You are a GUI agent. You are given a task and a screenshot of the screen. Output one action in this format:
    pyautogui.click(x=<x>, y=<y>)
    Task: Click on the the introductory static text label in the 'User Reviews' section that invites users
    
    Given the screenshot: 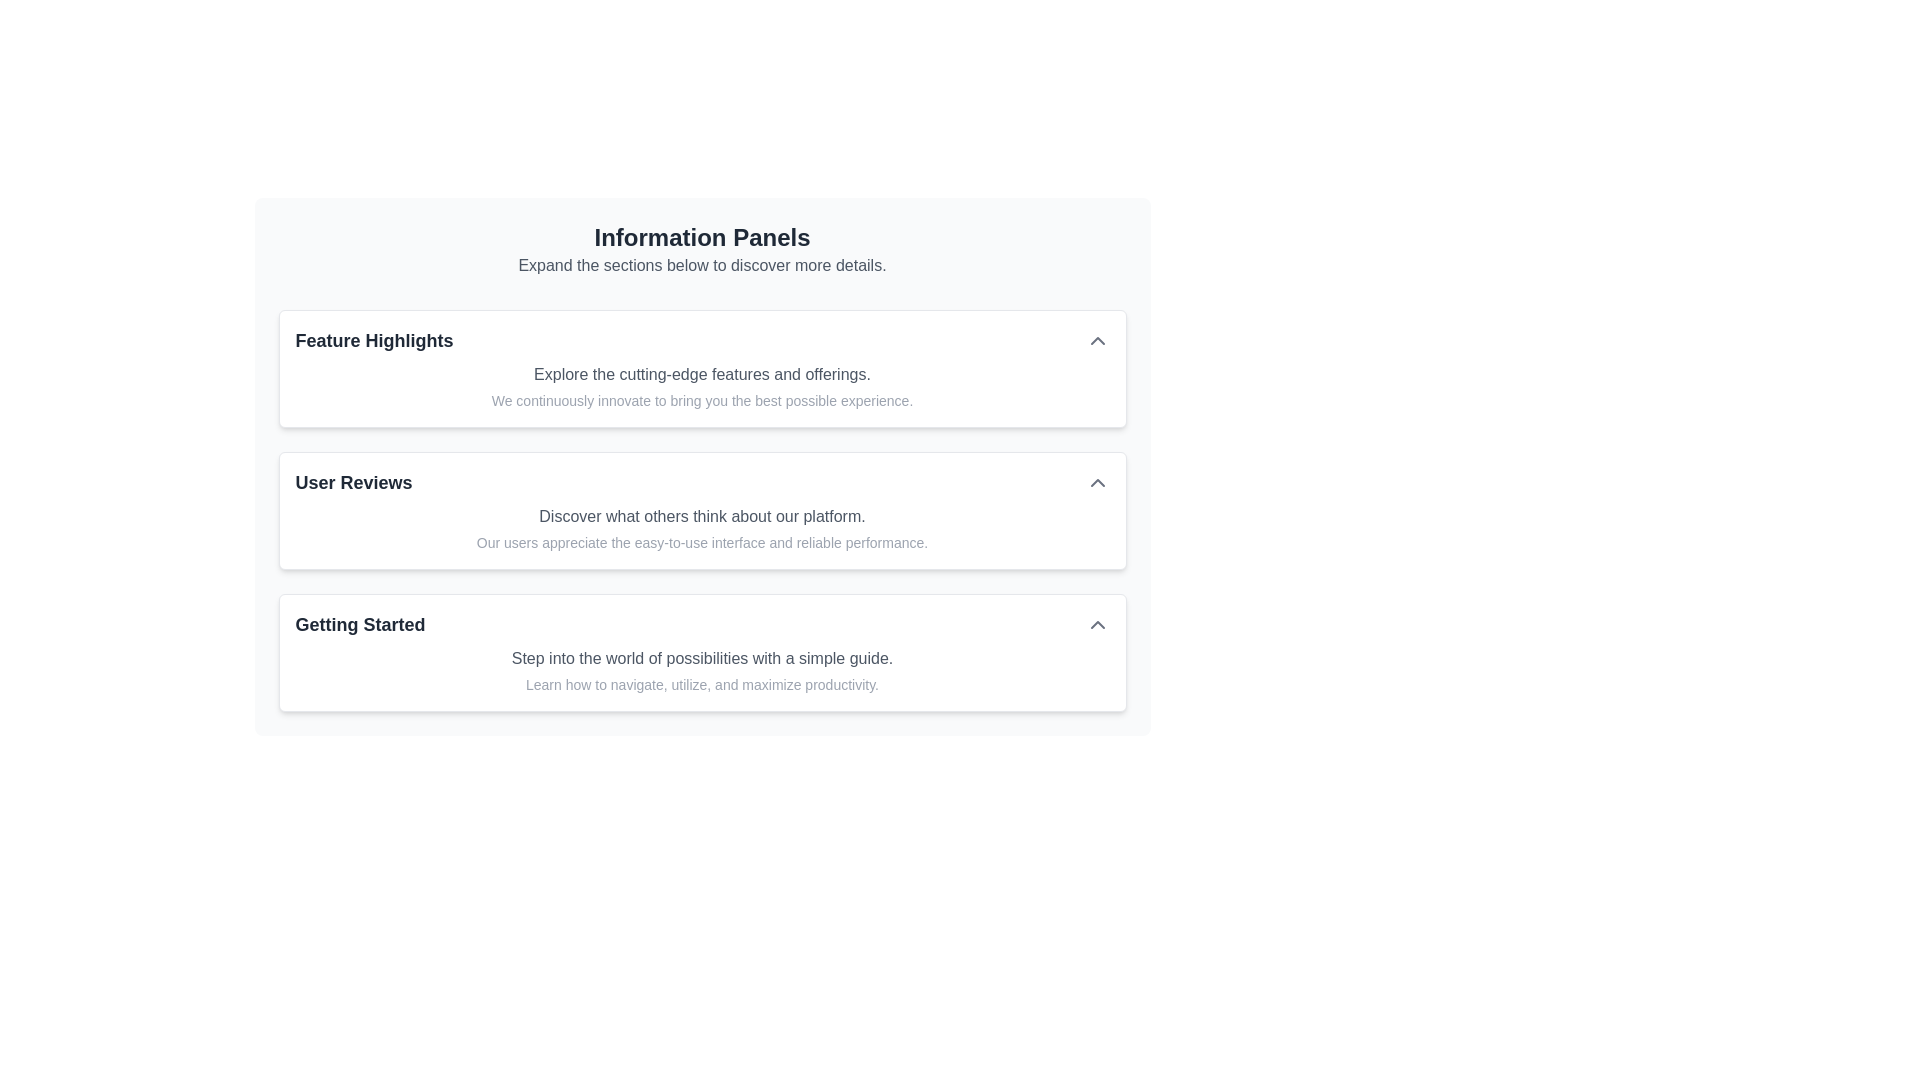 What is the action you would take?
    pyautogui.click(x=702, y=515)
    